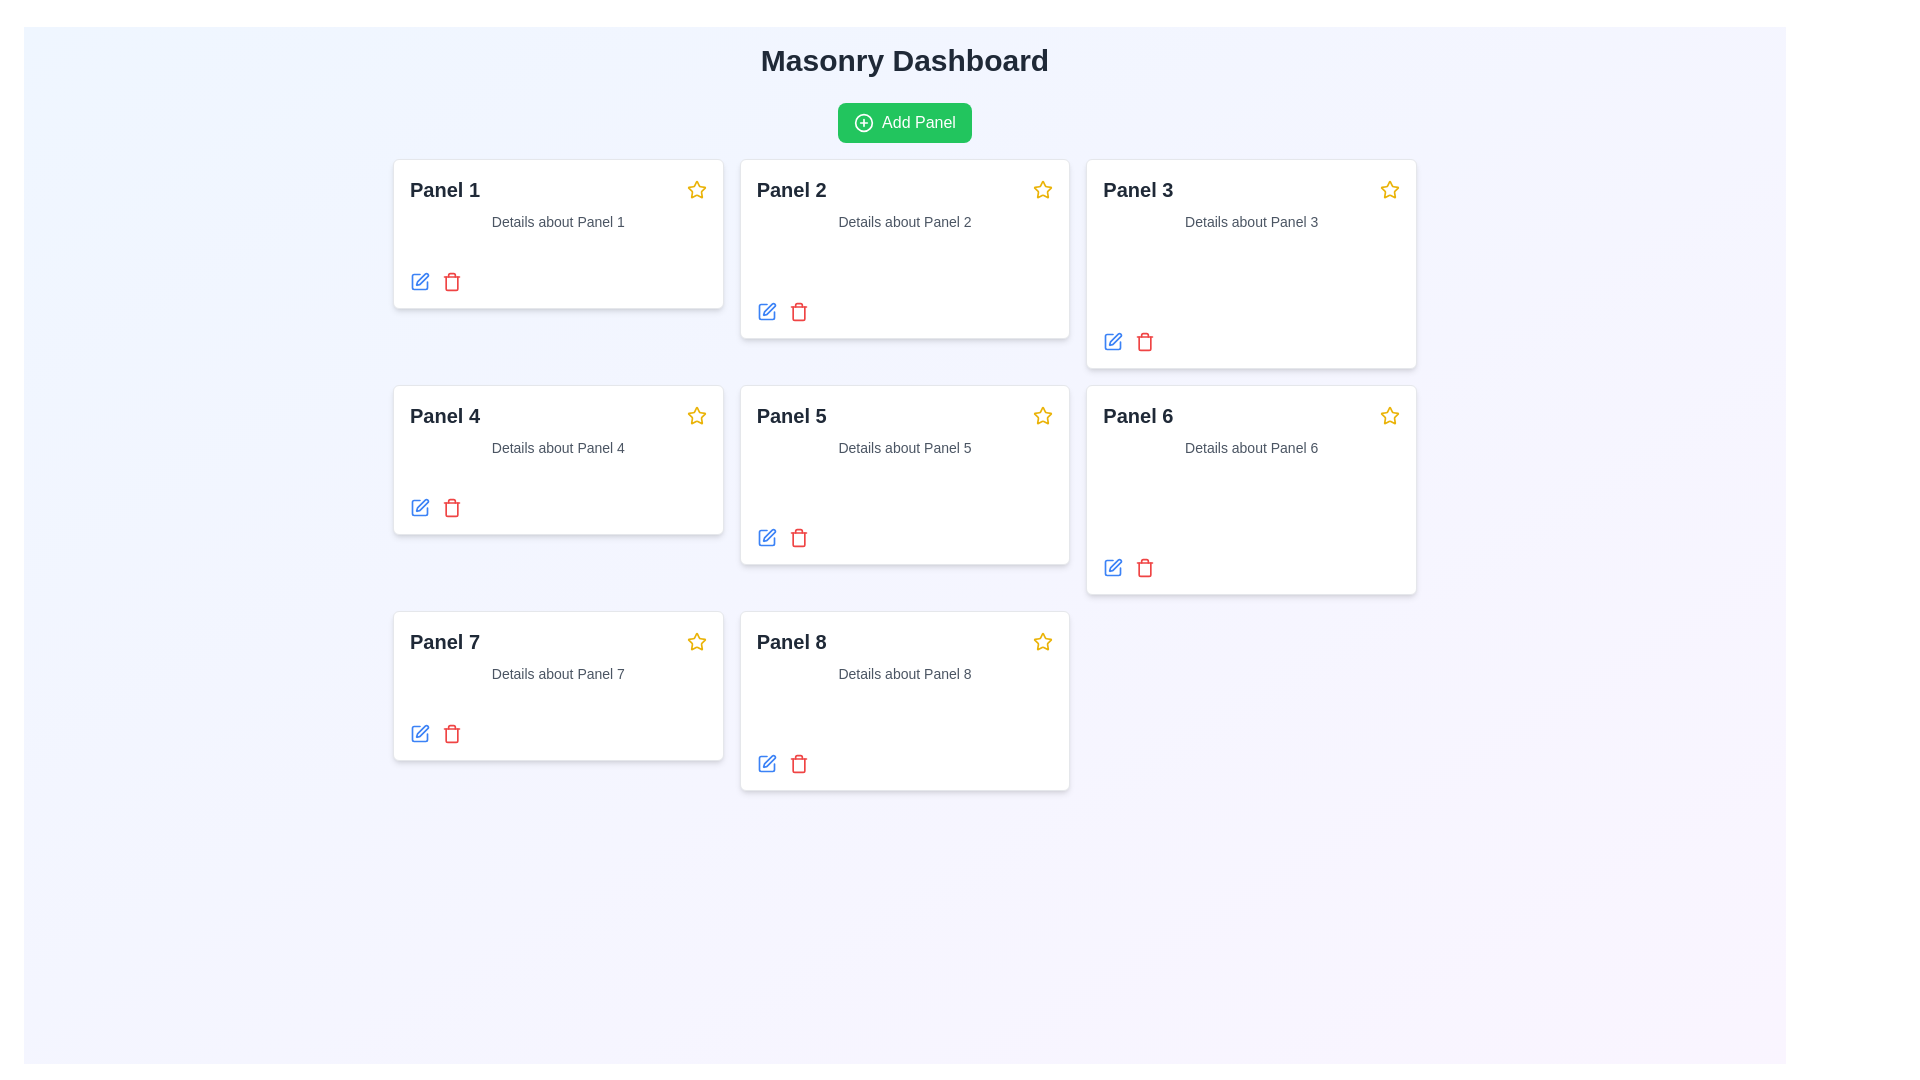 This screenshot has height=1080, width=1920. Describe the element at coordinates (904, 123) in the screenshot. I see `the button located below the 'Masonry Dashboard' title` at that location.